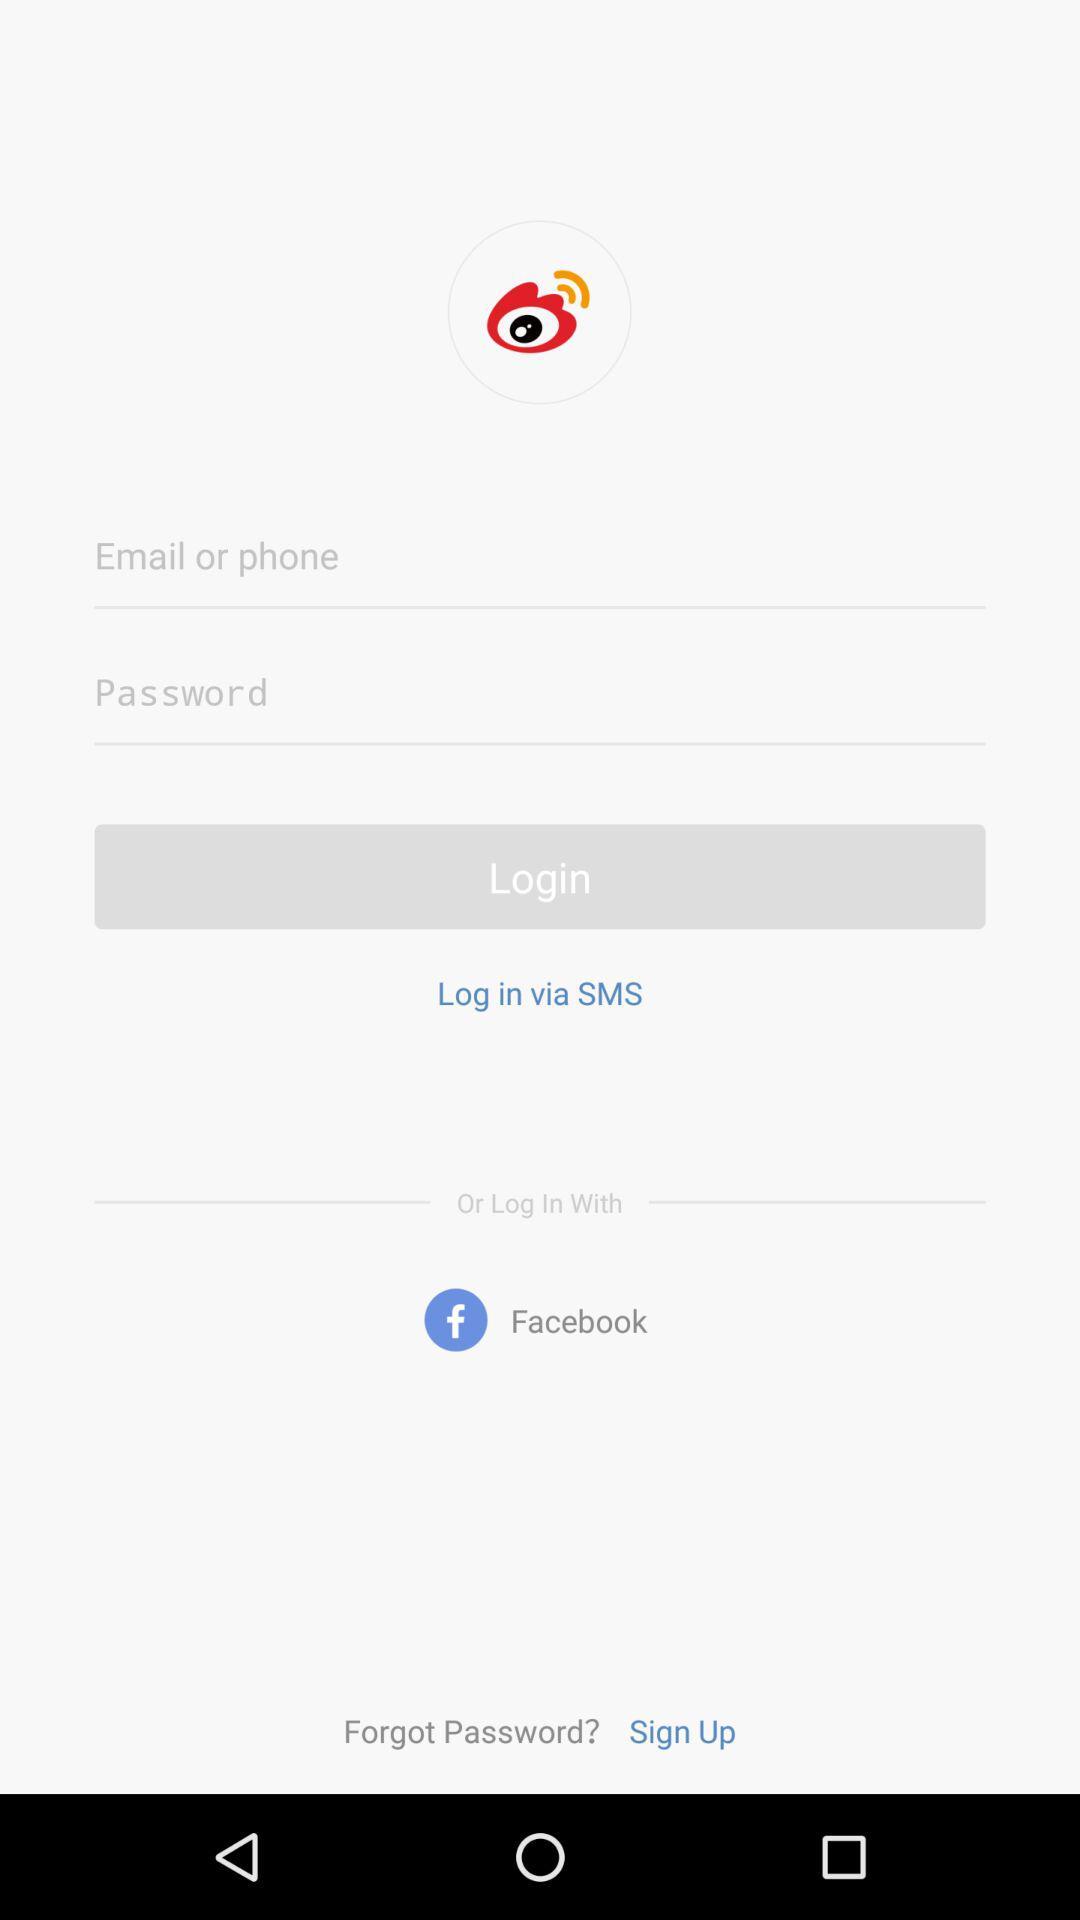 Image resolution: width=1080 pixels, height=1920 pixels. Describe the element at coordinates (479, 1729) in the screenshot. I see `item below the facebook icon` at that location.